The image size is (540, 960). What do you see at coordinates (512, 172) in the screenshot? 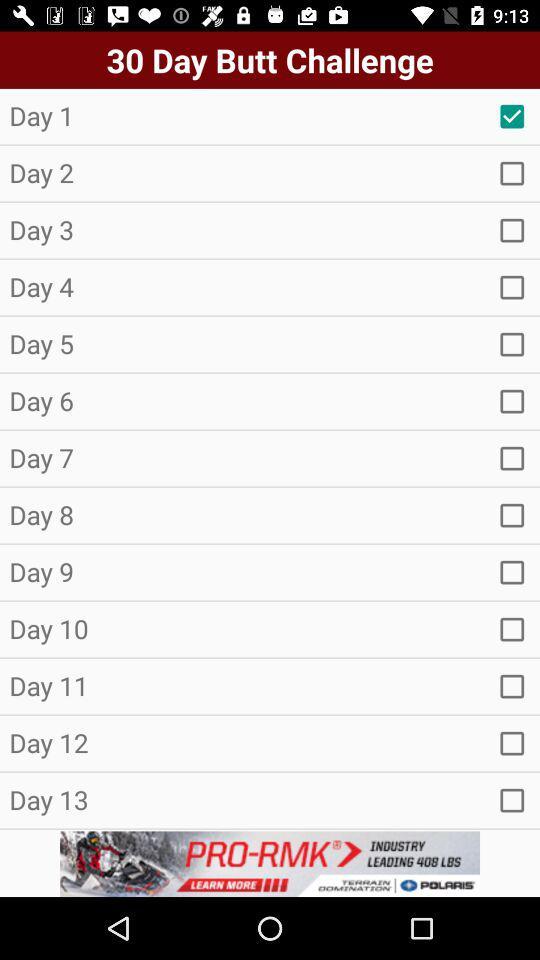
I see `option button` at bounding box center [512, 172].